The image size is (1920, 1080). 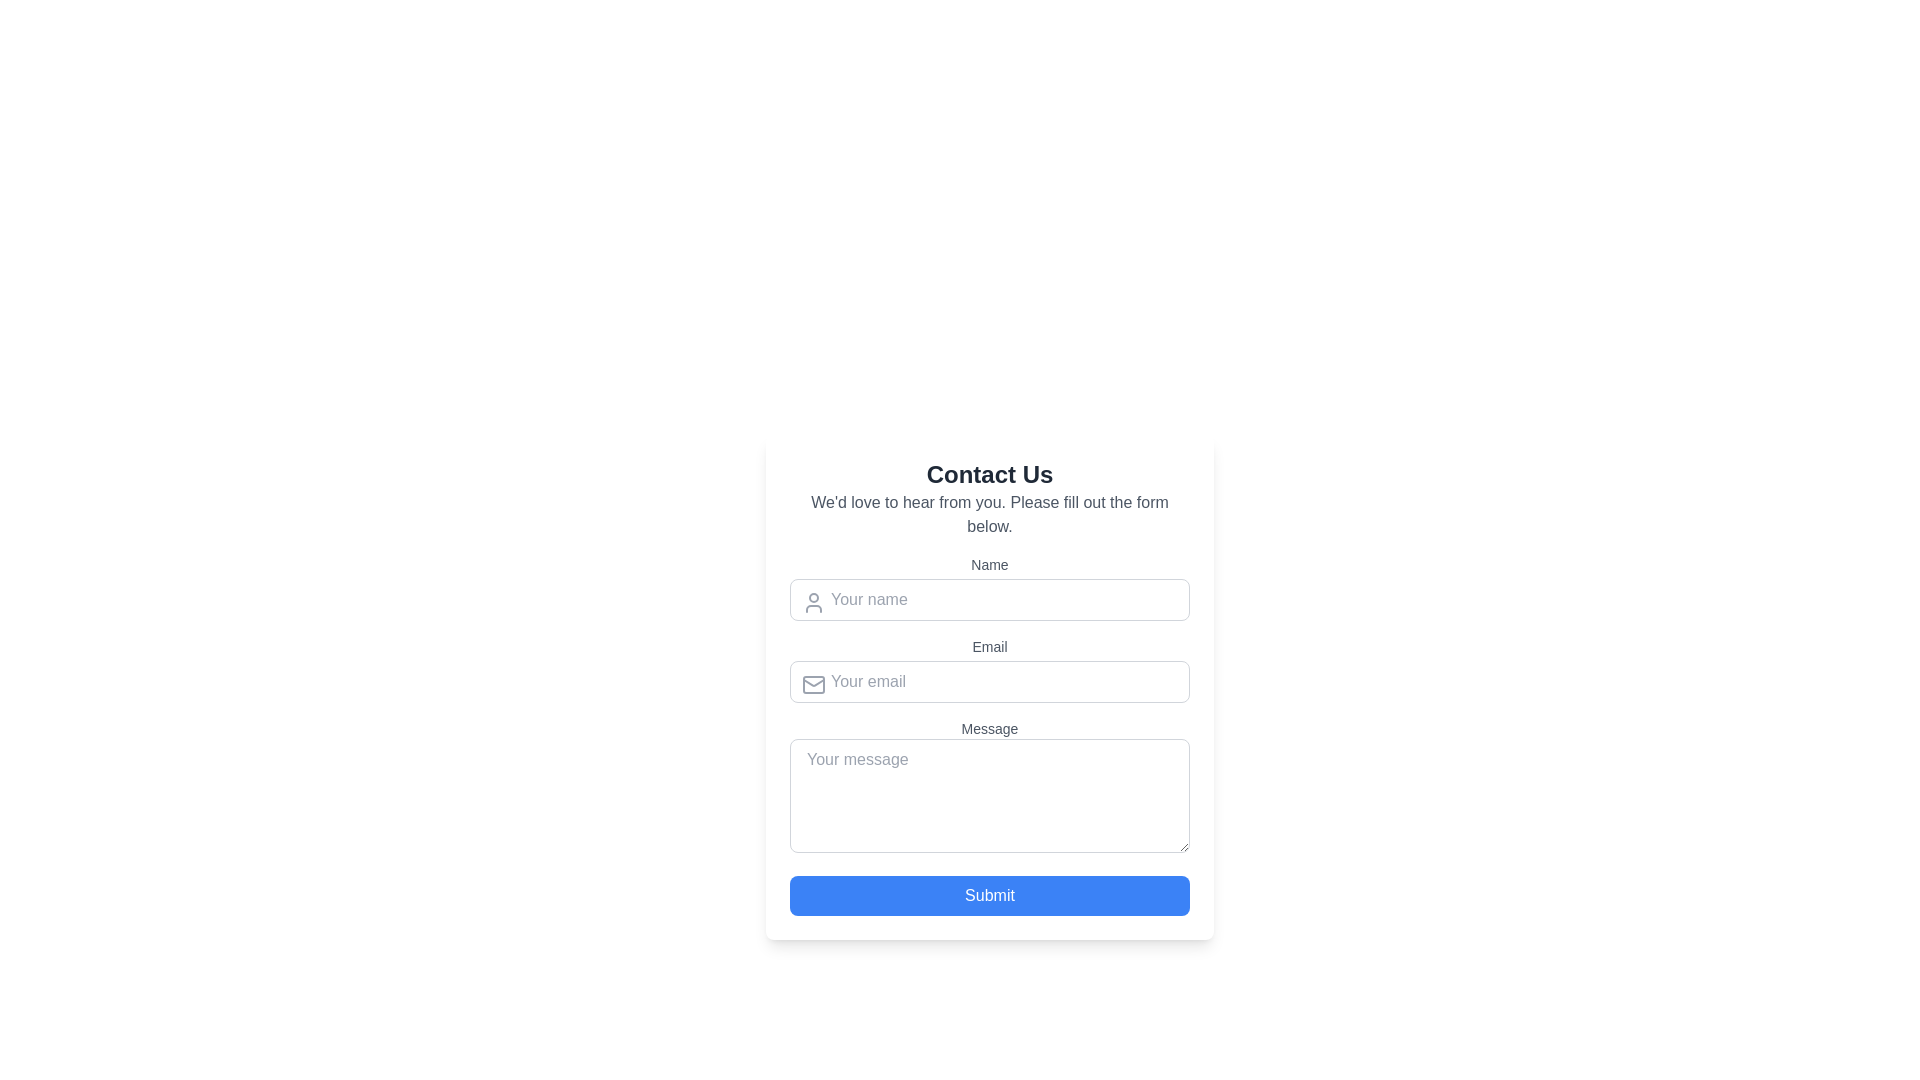 I want to click on the text block displaying the message 'We'd love to hear from you. Please fill out the form below.' which is located beneath the 'Contact Us' heading and above the input fields, so click(x=989, y=514).